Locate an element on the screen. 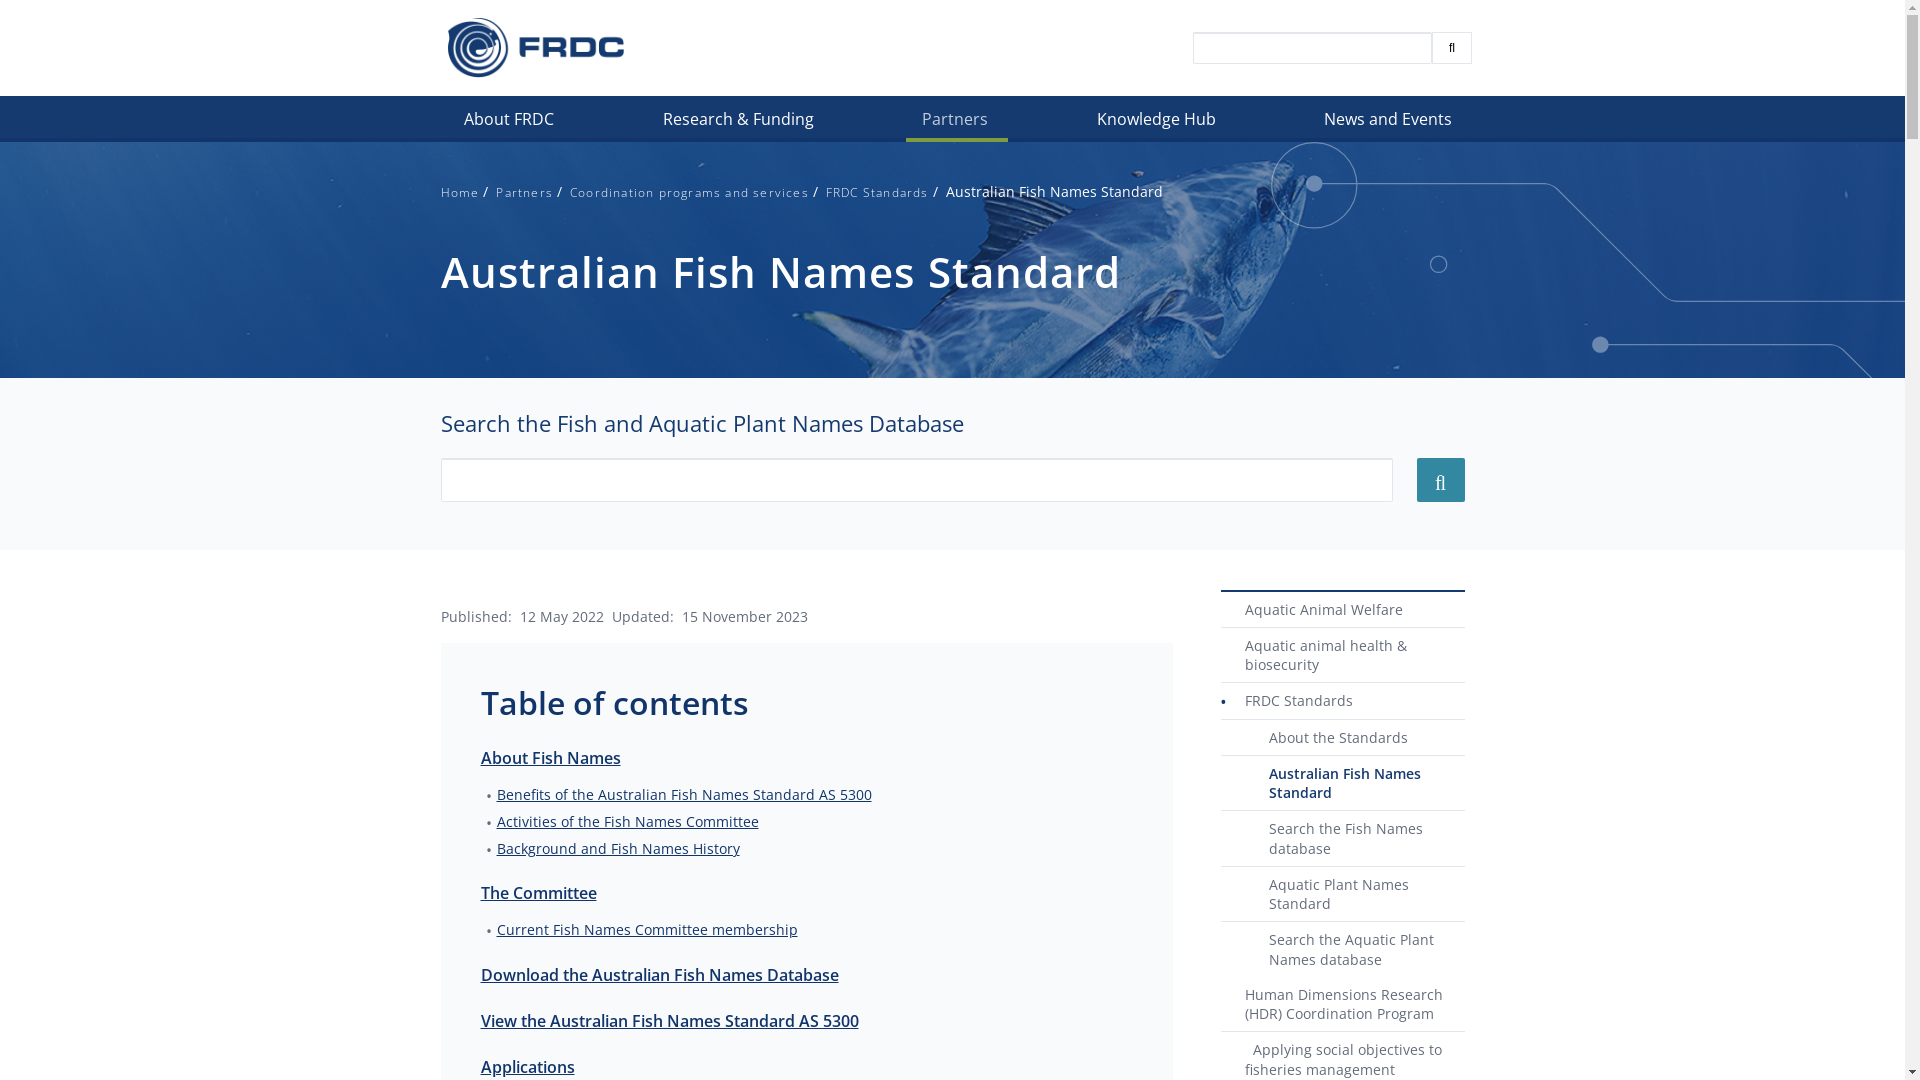 This screenshot has width=1920, height=1080. 'Background and Fish Names History' is located at coordinates (616, 848).